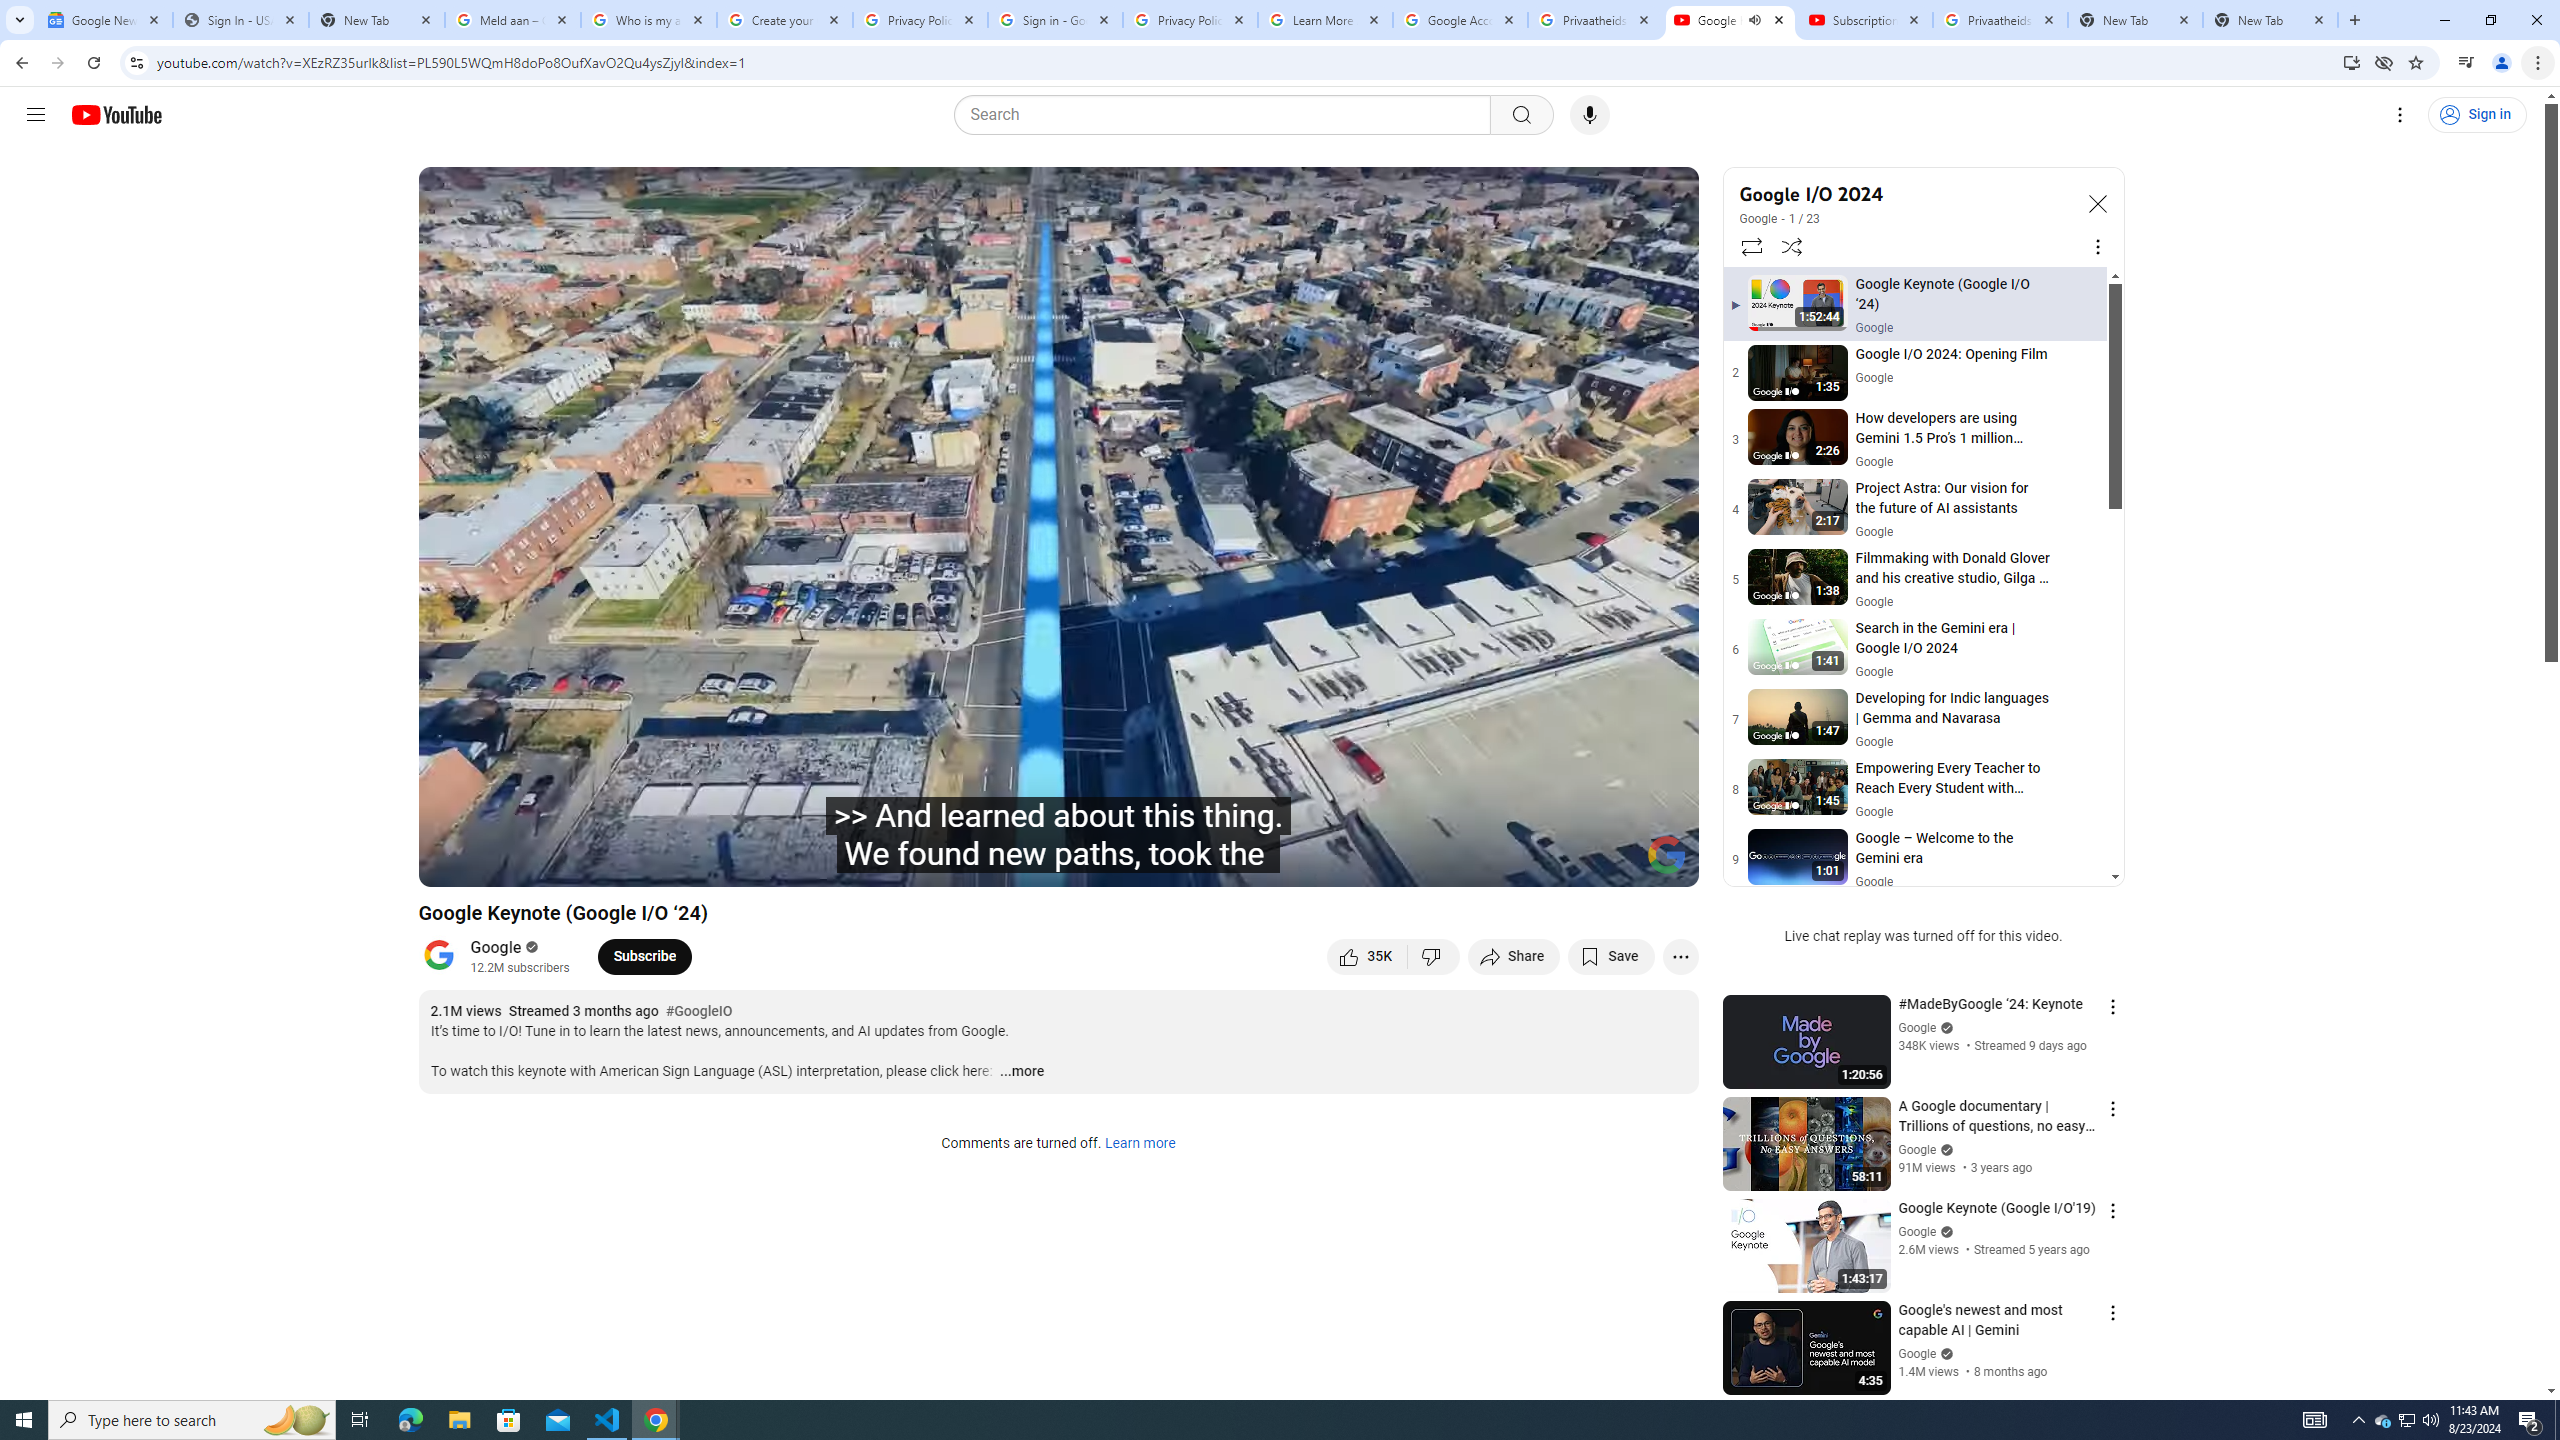 This screenshot has height=1440, width=2560. Describe the element at coordinates (595, 862) in the screenshot. I see `'Mute (m)'` at that location.